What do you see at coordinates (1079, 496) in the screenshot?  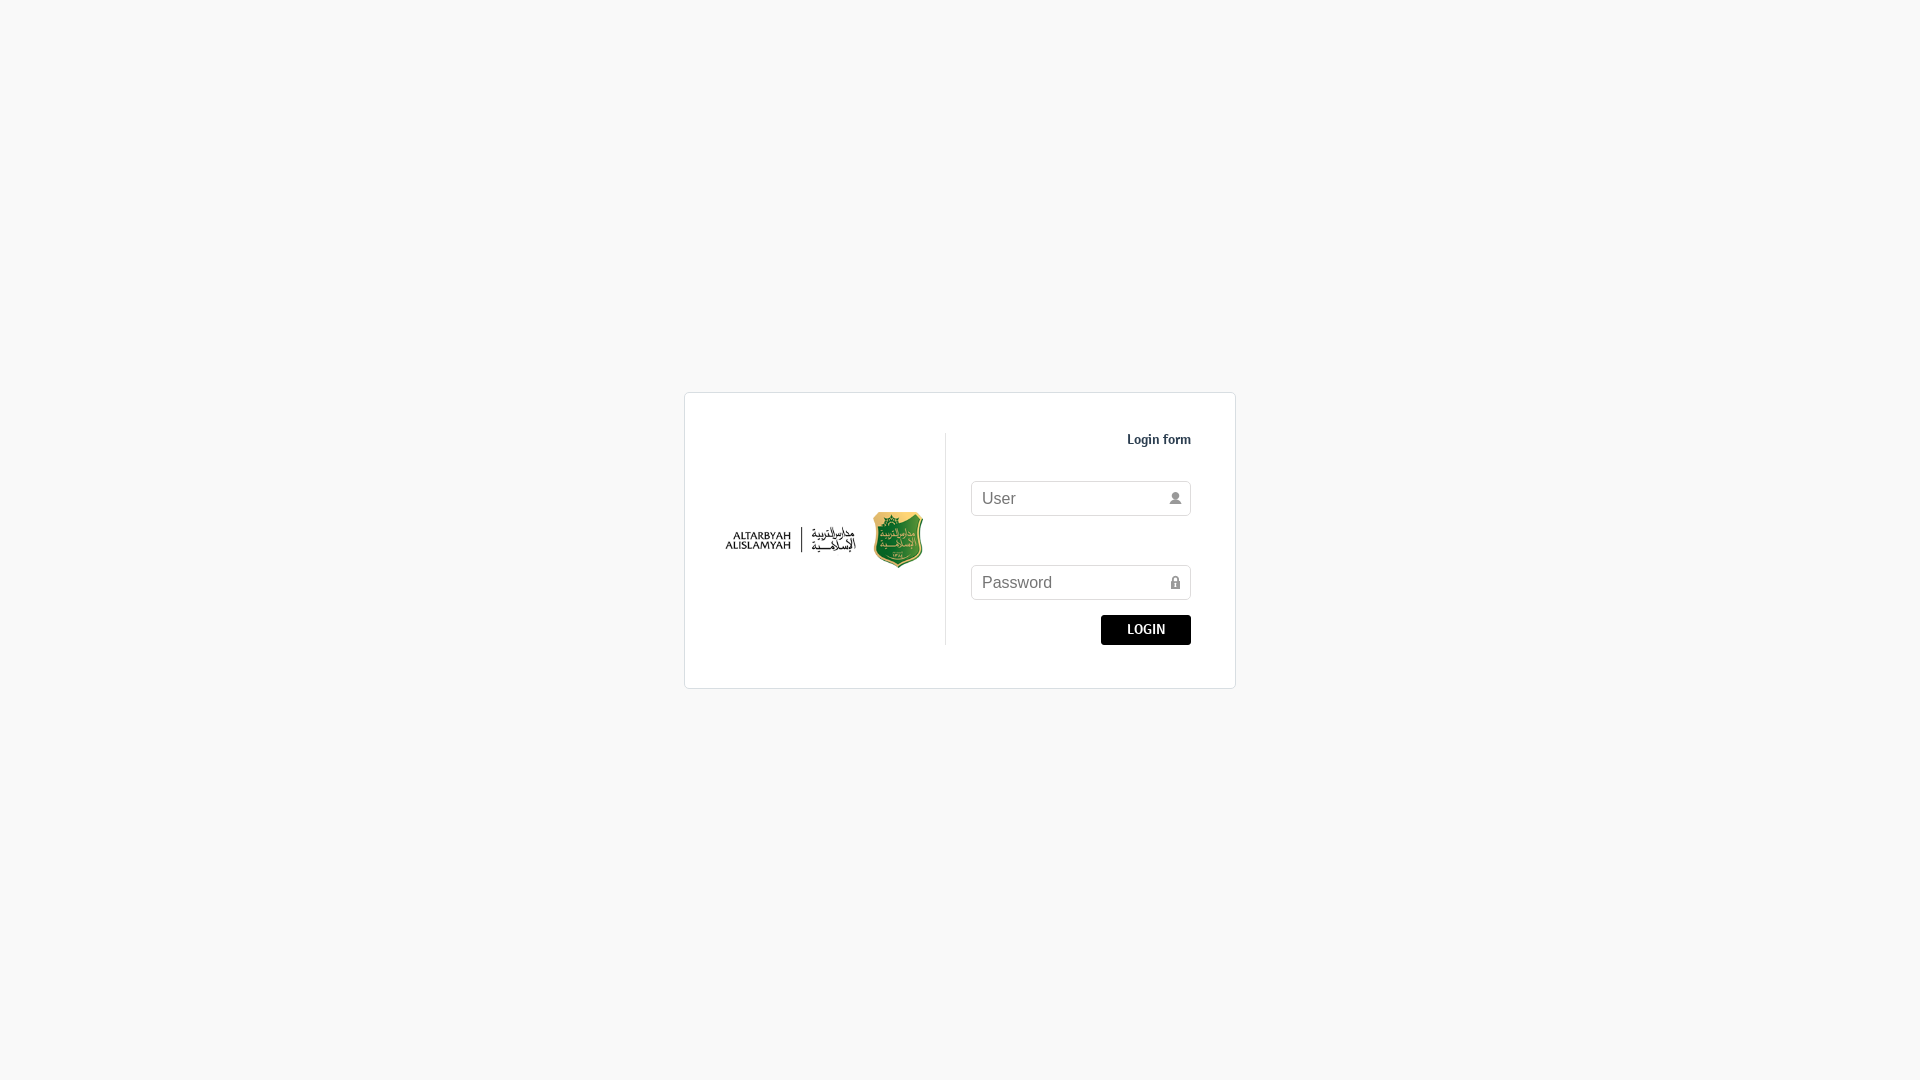 I see `'Username'` at bounding box center [1079, 496].